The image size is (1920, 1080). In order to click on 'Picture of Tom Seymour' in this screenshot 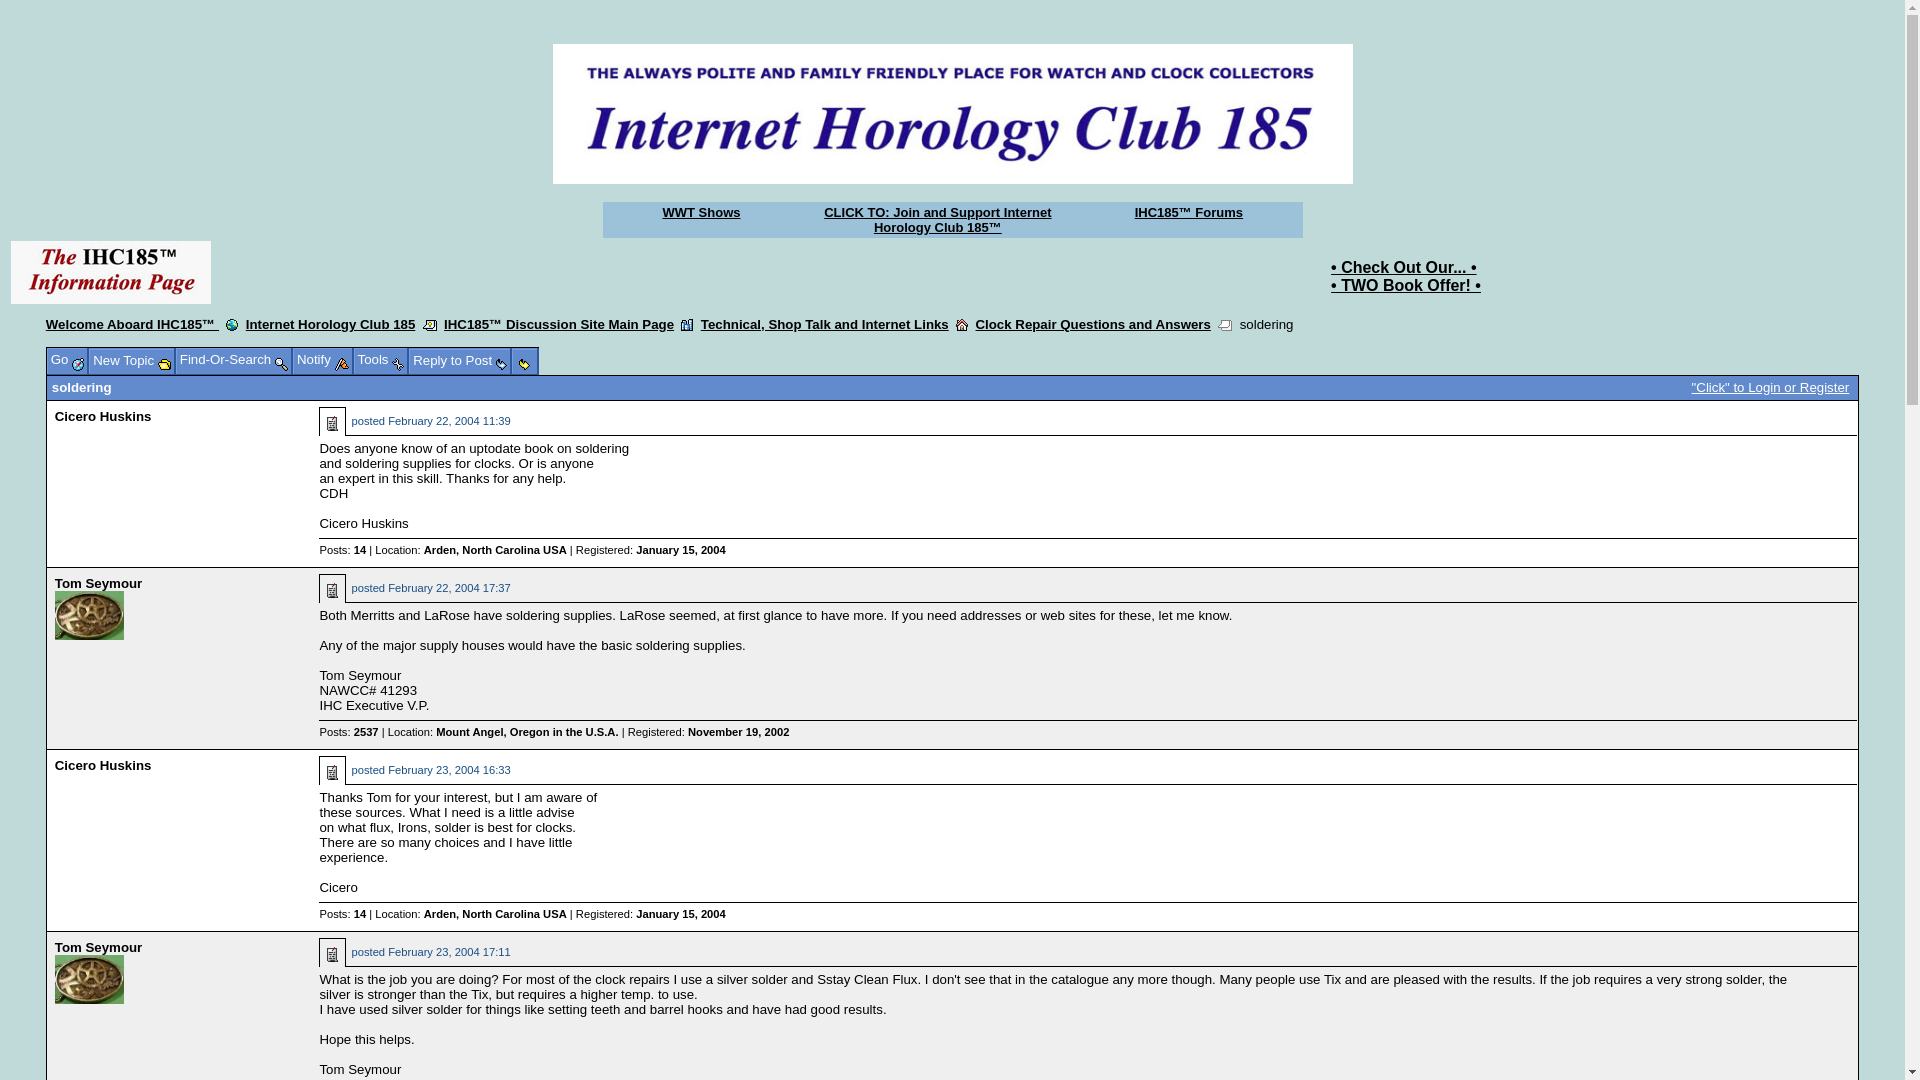, I will do `click(88, 613)`.